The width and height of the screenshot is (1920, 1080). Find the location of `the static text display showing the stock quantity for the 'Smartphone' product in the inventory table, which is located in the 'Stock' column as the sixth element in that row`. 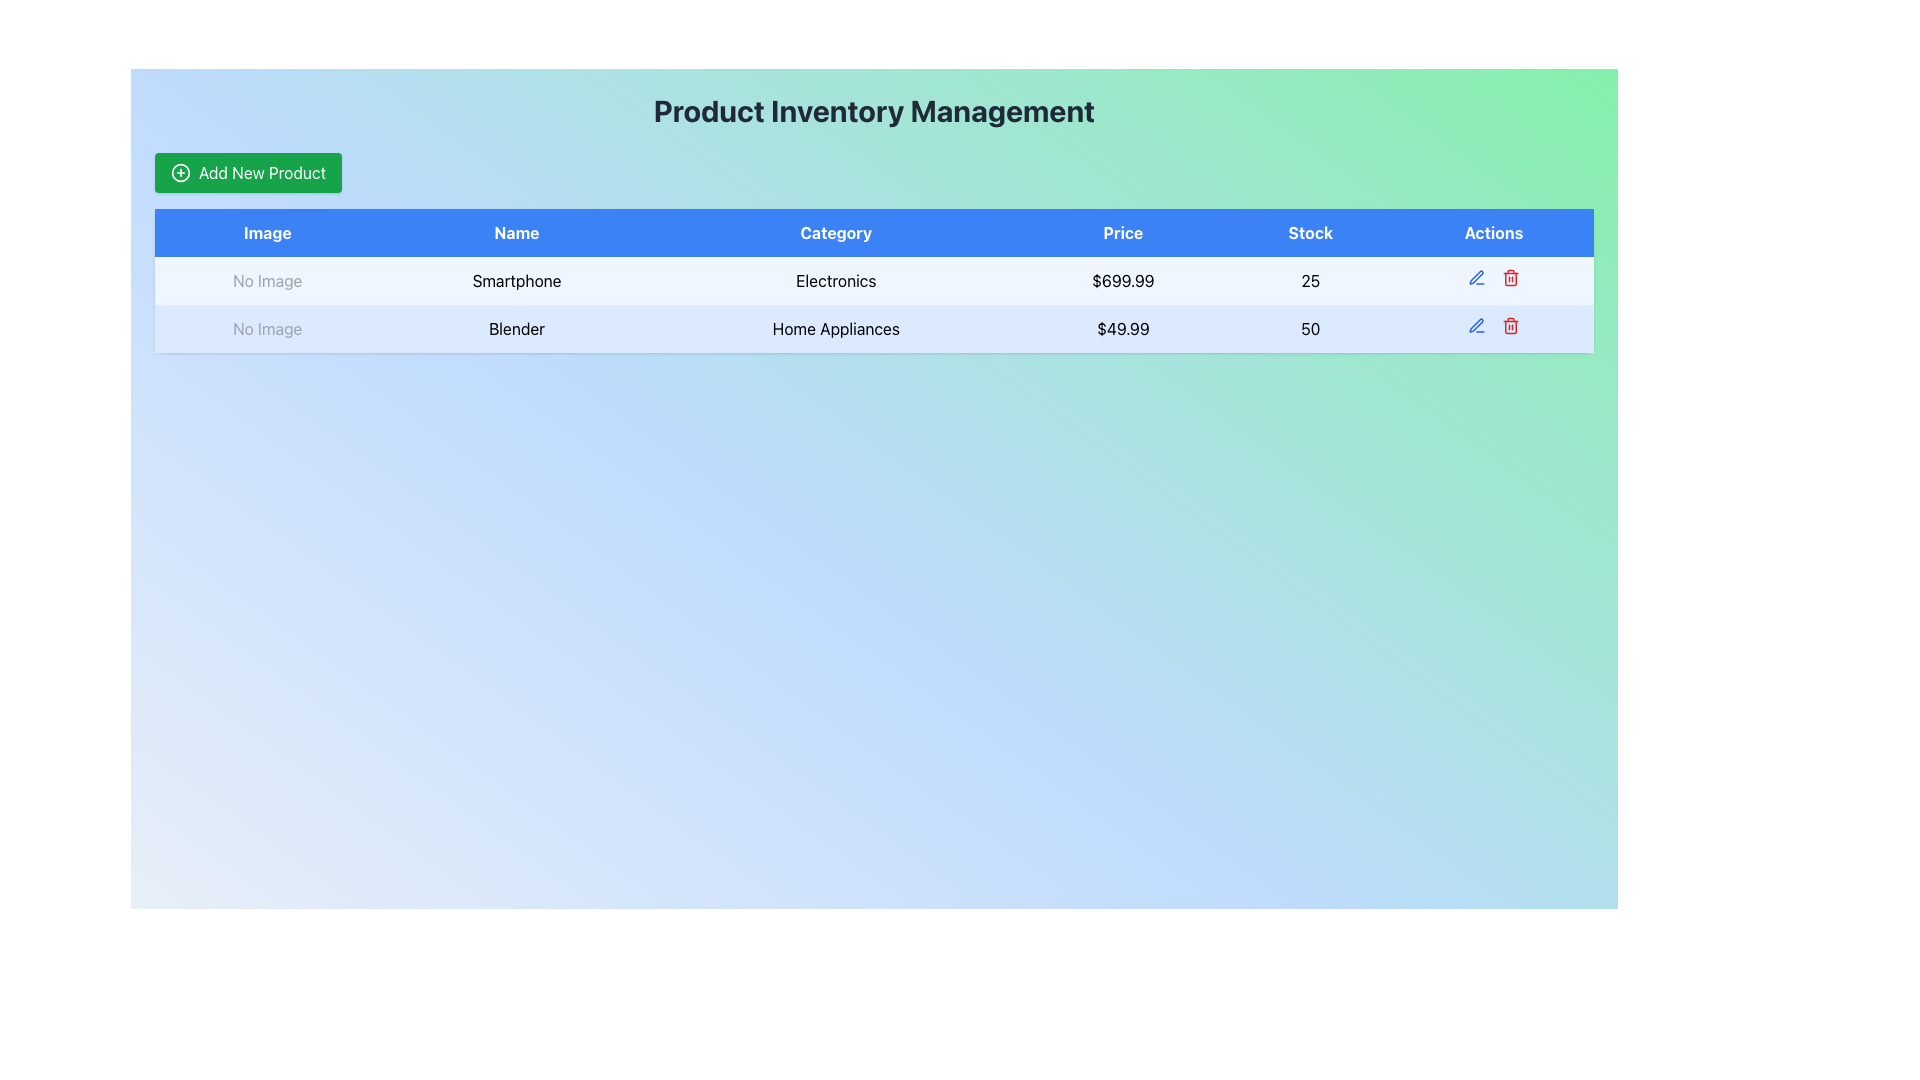

the static text display showing the stock quantity for the 'Smartphone' product in the inventory table, which is located in the 'Stock' column as the sixth element in that row is located at coordinates (1310, 281).